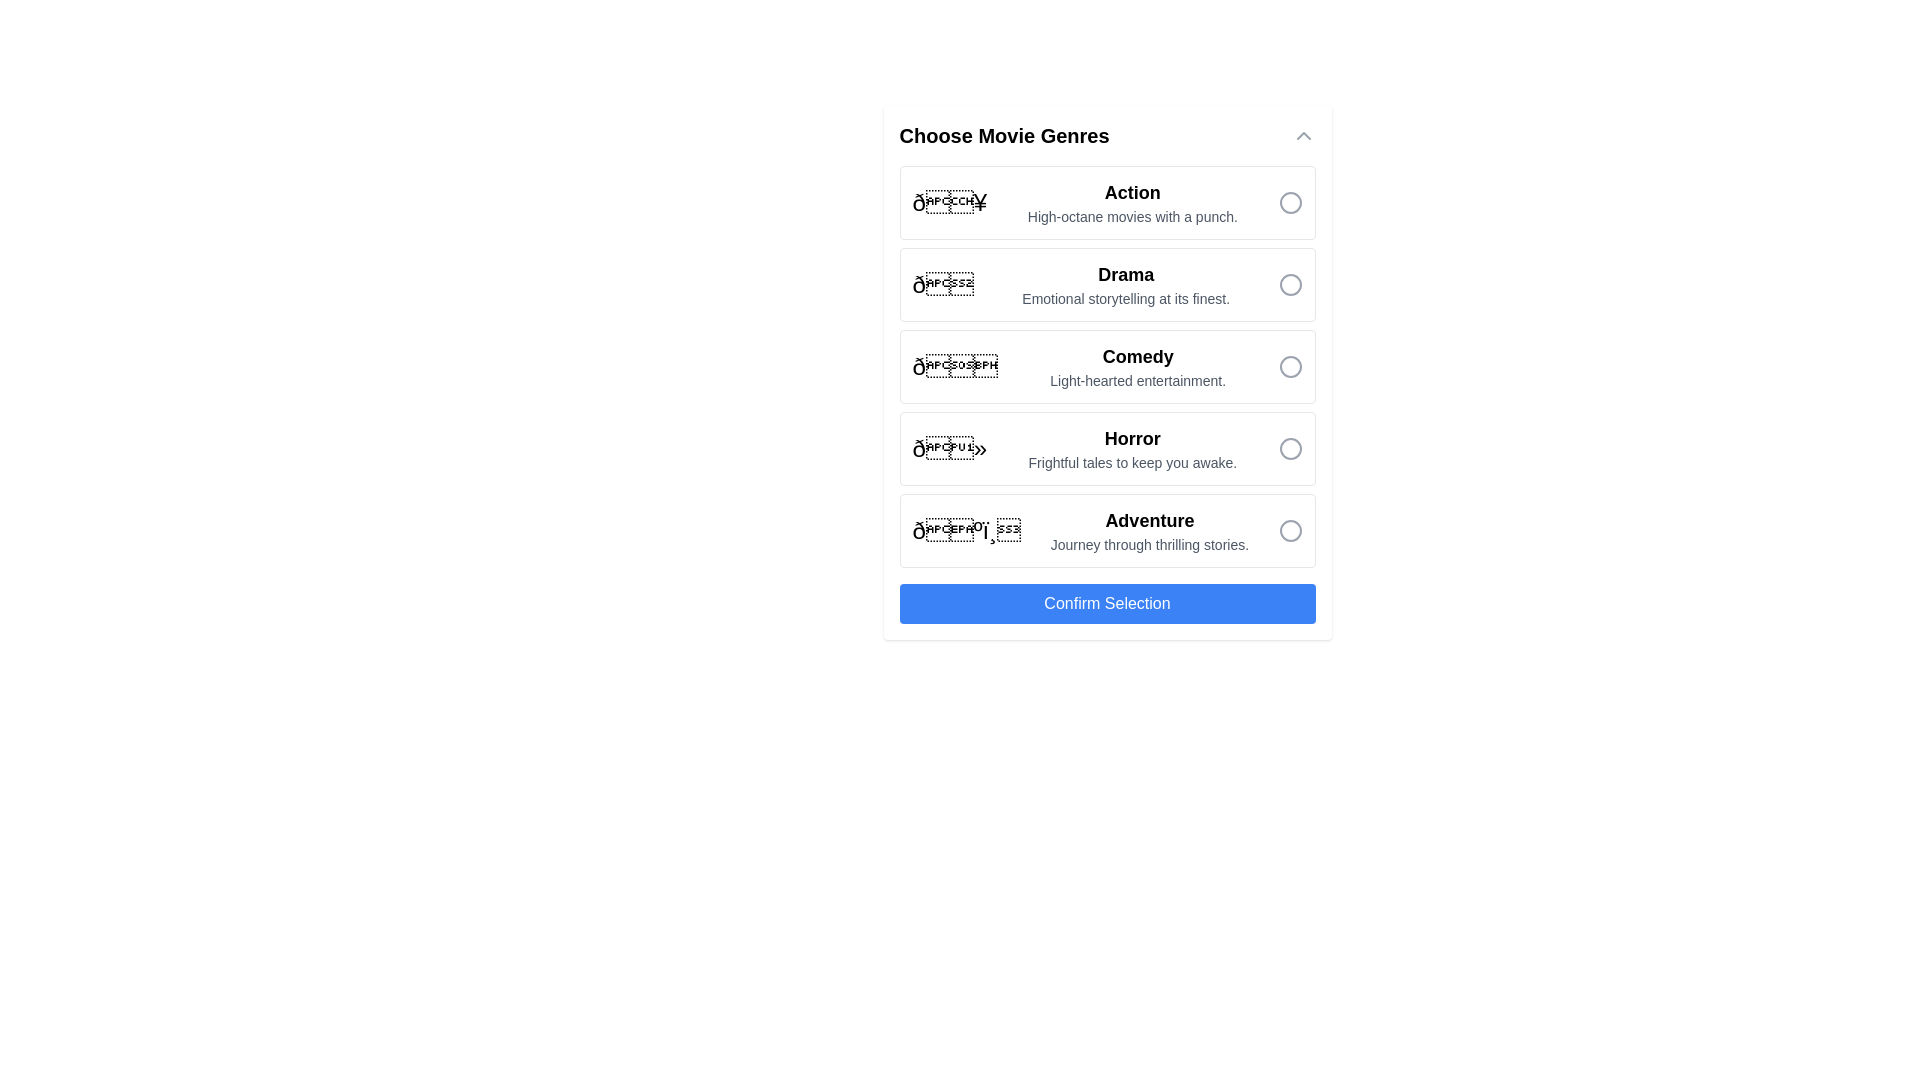 Image resolution: width=1920 pixels, height=1080 pixels. Describe the element at coordinates (1106, 366) in the screenshot. I see `the 'Comedy' genre selection item in the vertically stacked list within the 'Choose Movie Genres' panel` at that location.